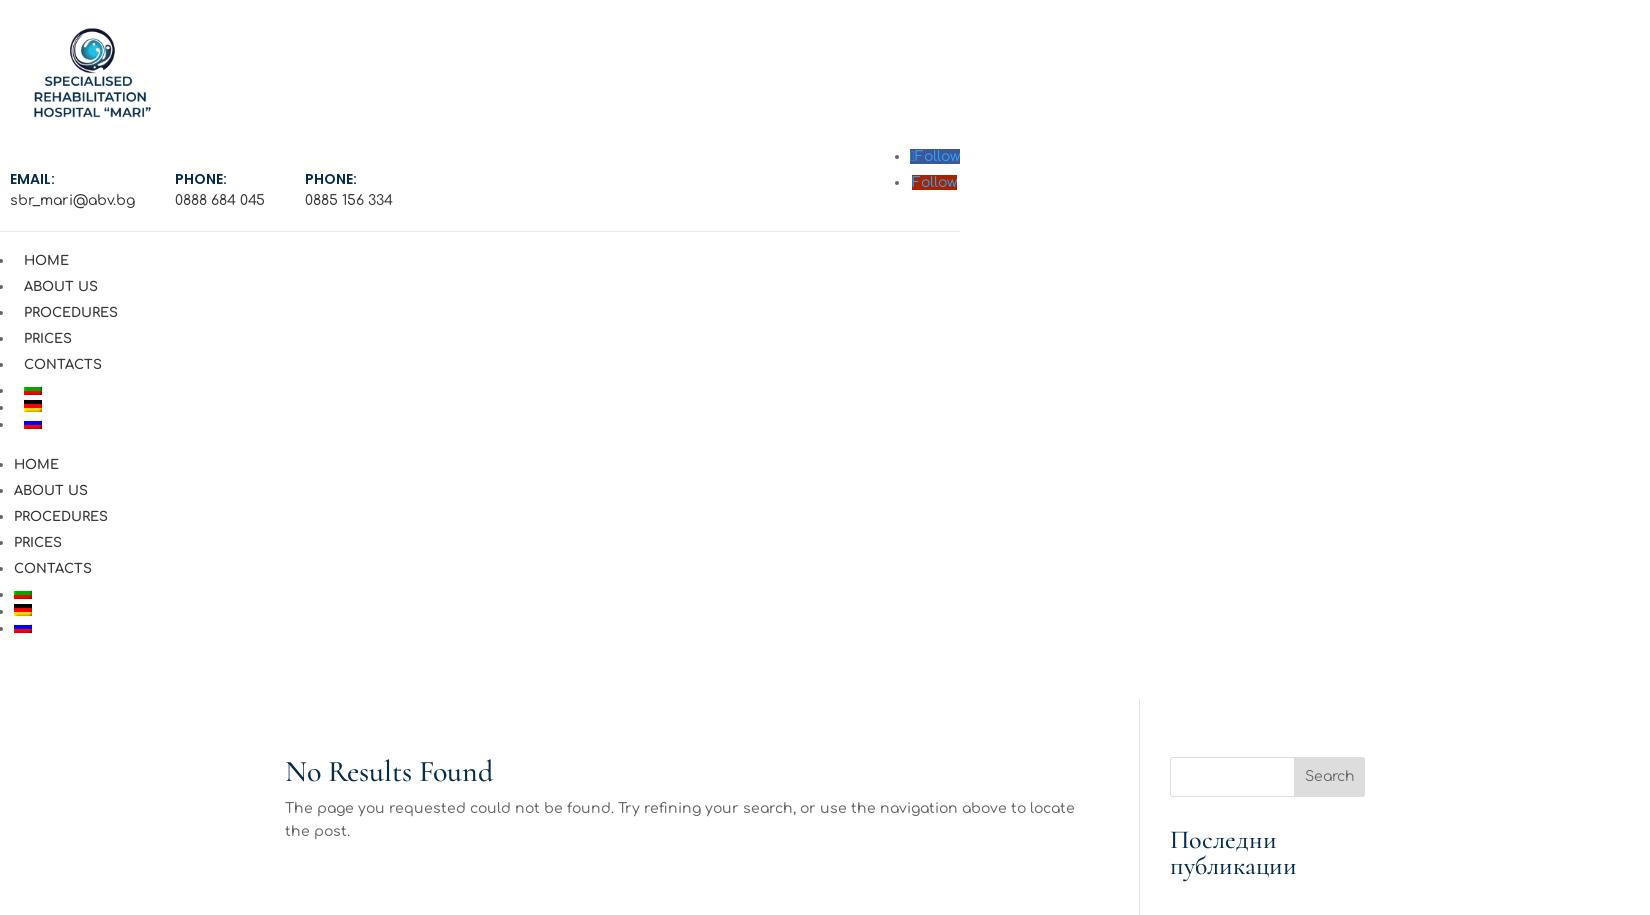  I want to click on 'The page you requested could not be found. Try refining your search, or use the navigation above to locate the post.', so click(678, 819).